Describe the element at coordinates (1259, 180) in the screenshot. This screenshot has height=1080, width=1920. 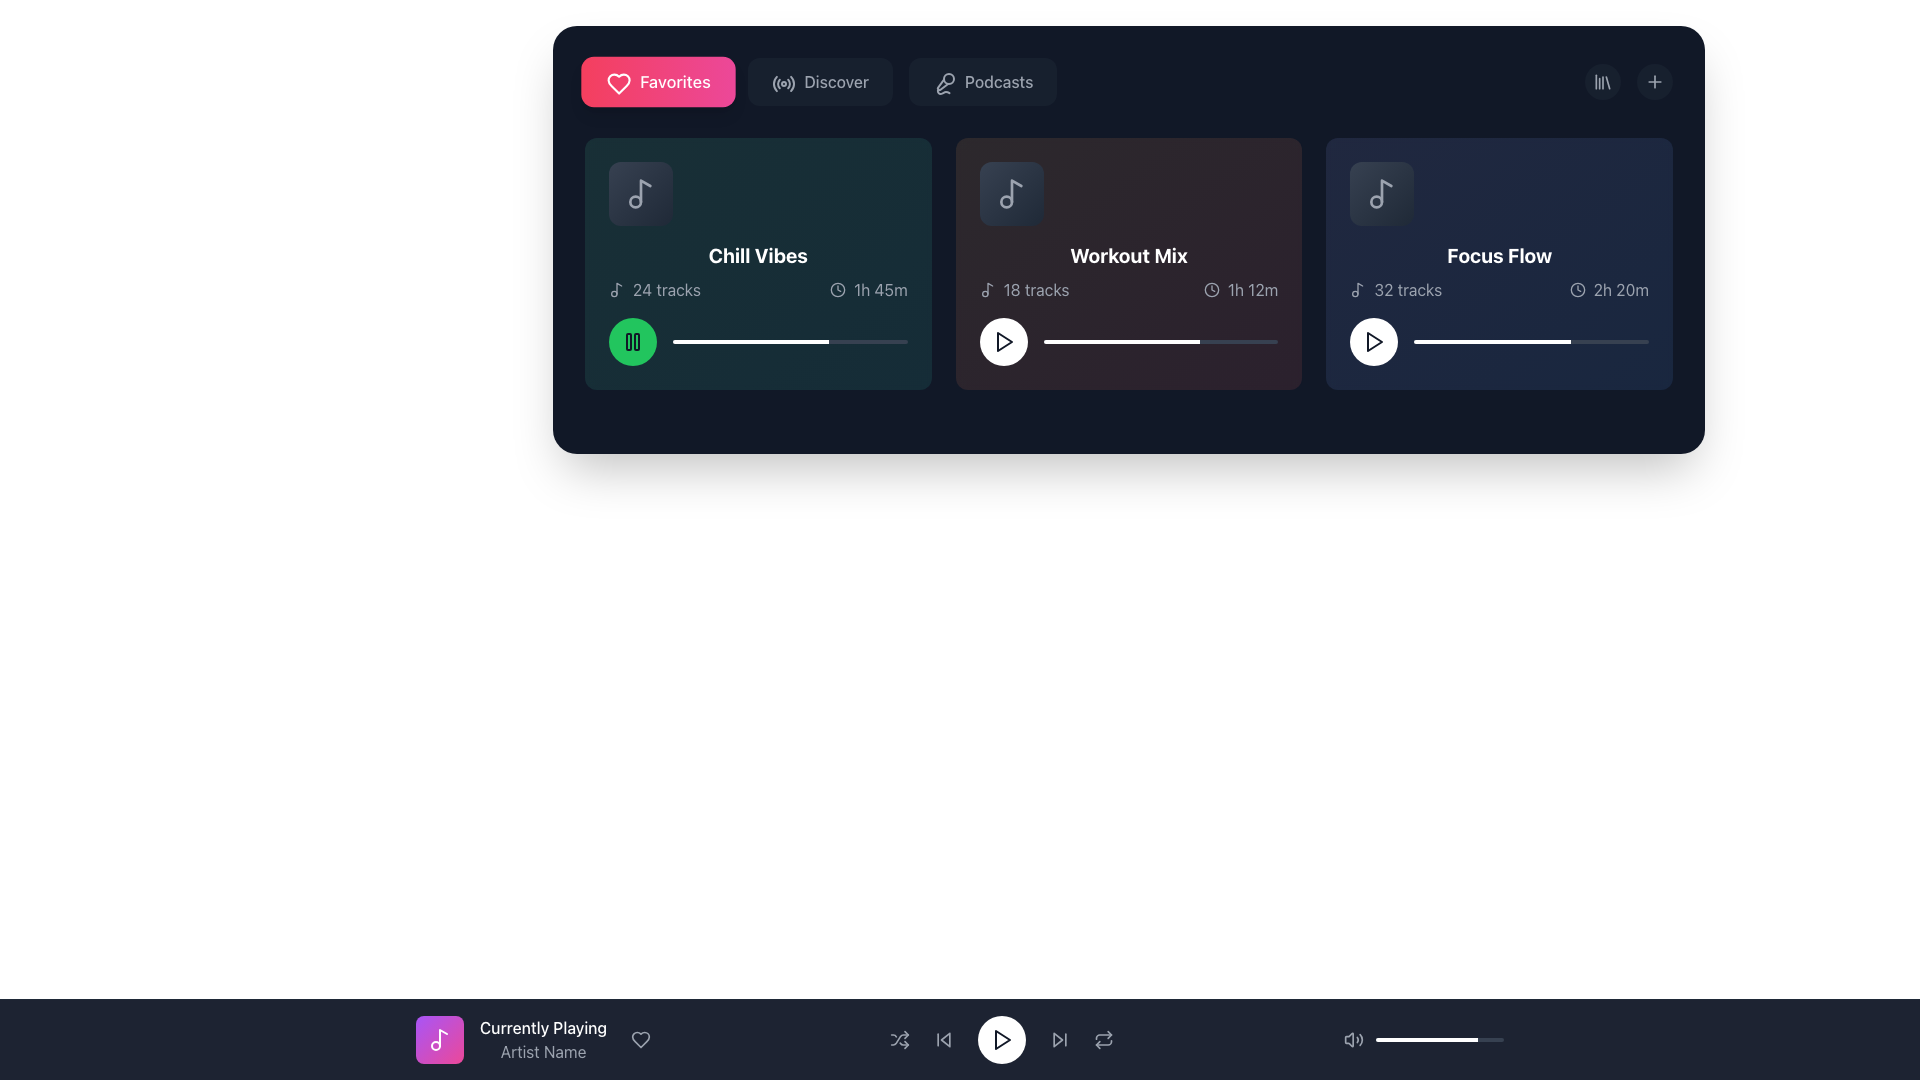
I see `the circular gray button with three dots arranged horizontally, located in the top-right corner of the 'Workout Mix' card, between 'Chill Vibes' and 'Focus Flow' cards` at that location.